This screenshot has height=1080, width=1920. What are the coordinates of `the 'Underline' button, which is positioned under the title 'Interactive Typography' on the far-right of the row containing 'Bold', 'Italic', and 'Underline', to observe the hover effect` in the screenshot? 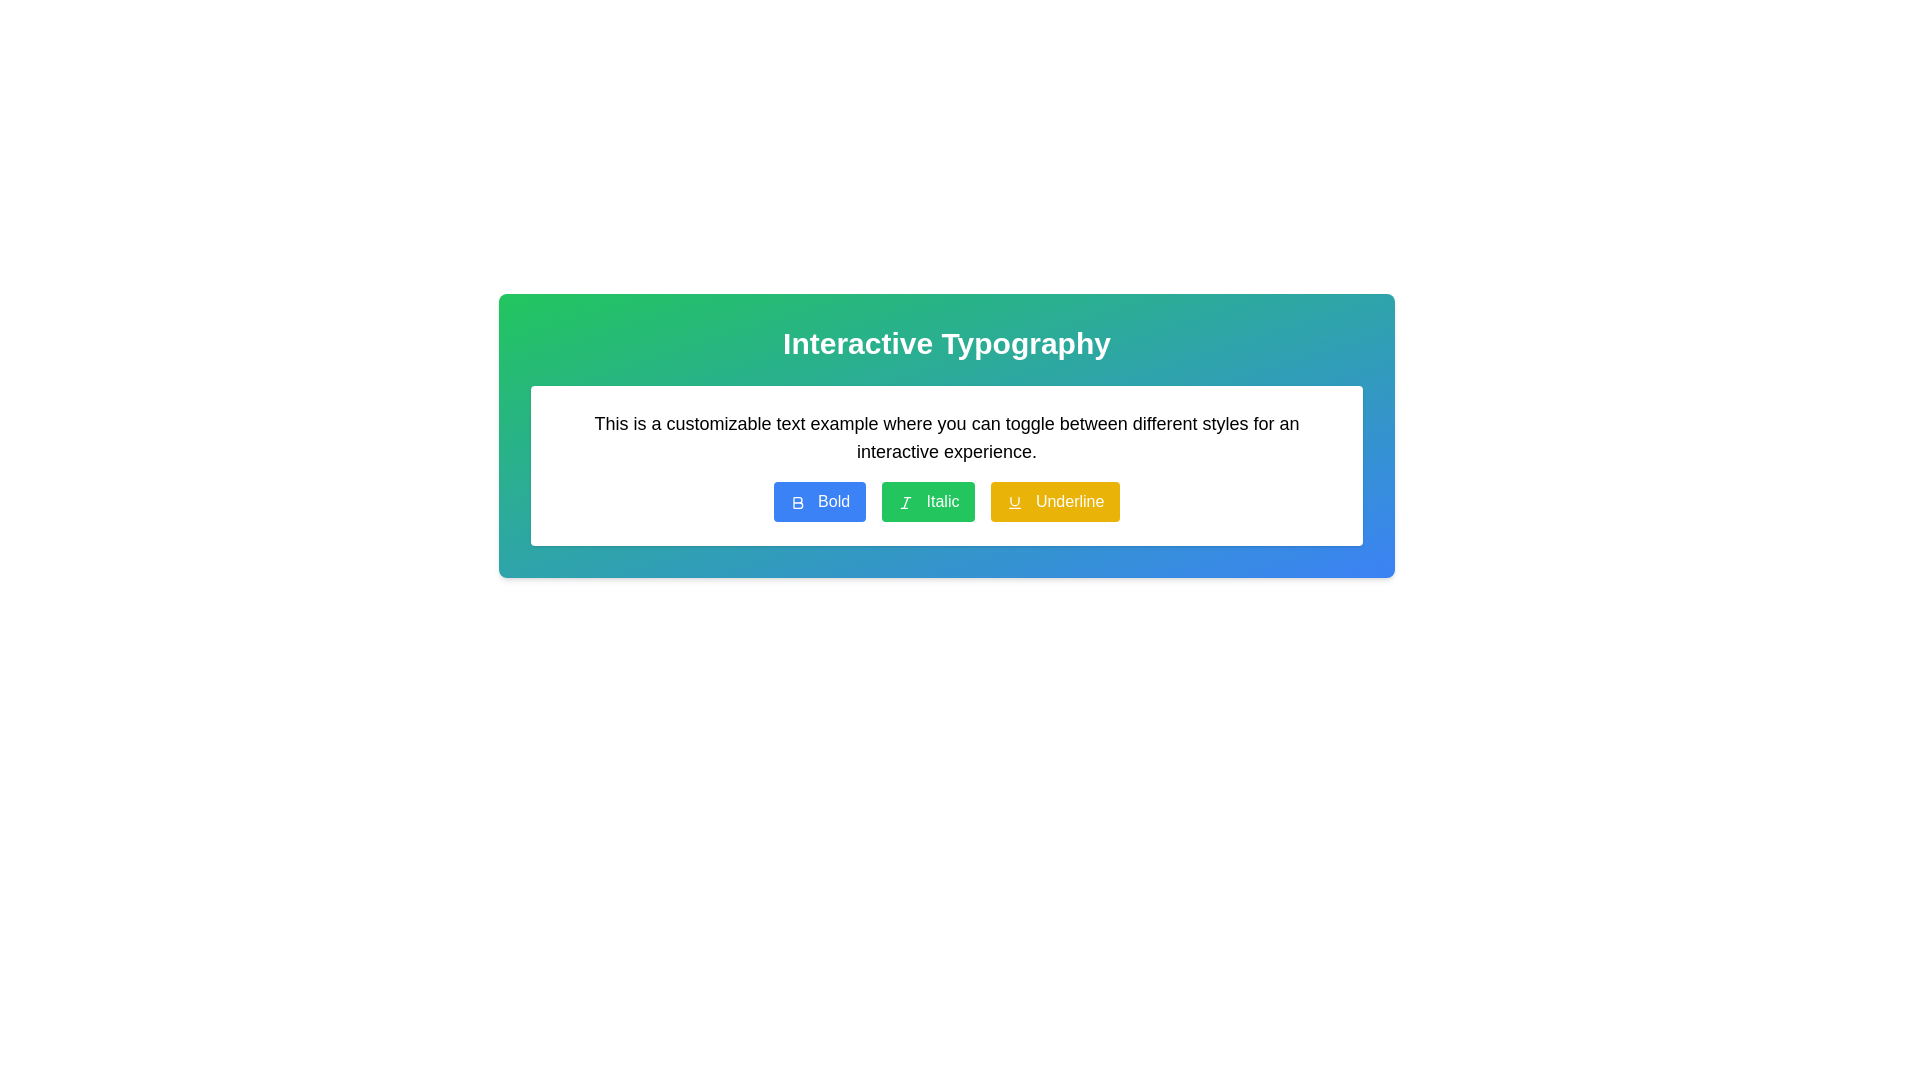 It's located at (1055, 500).